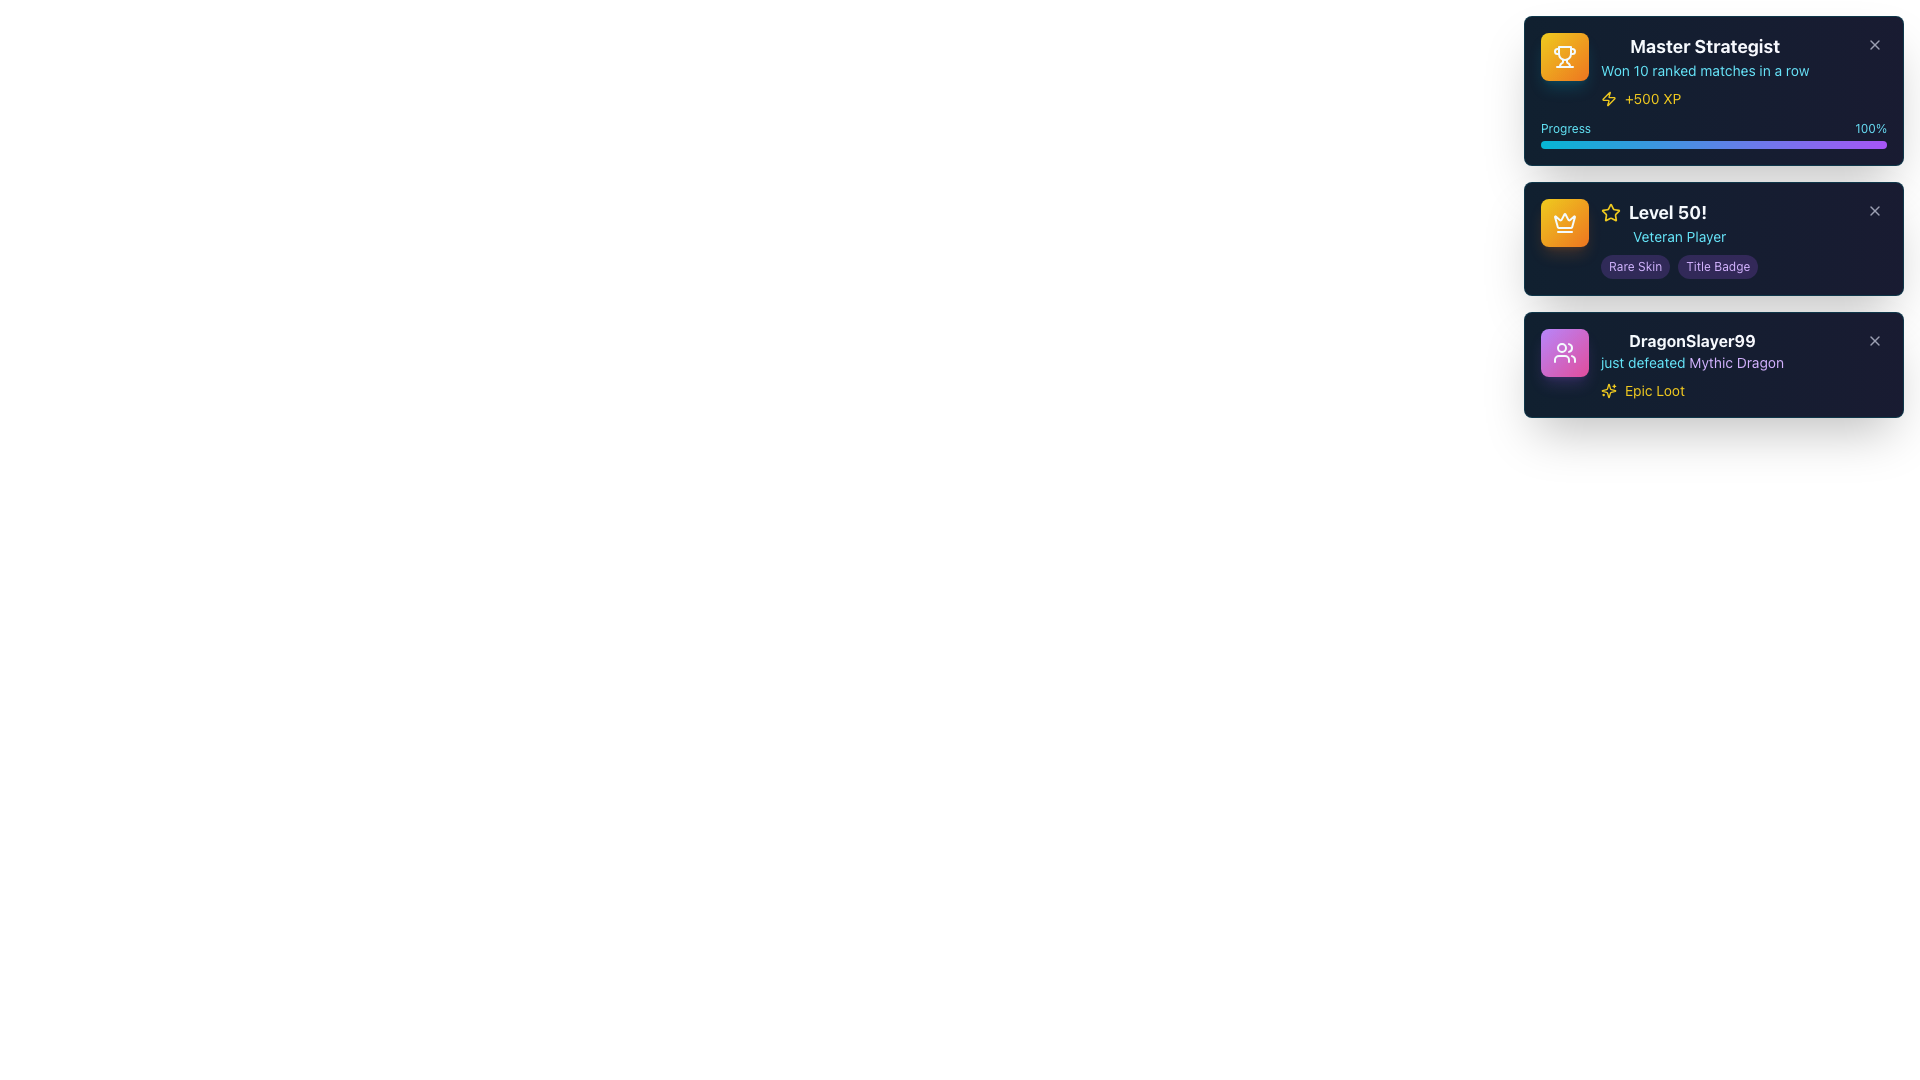 The width and height of the screenshot is (1920, 1080). What do you see at coordinates (1704, 69) in the screenshot?
I see `the text label stating 'Won 10 ranked matches in a row' which is styled in cyan color and located within the notification card below the title 'Master Strategist'` at bounding box center [1704, 69].